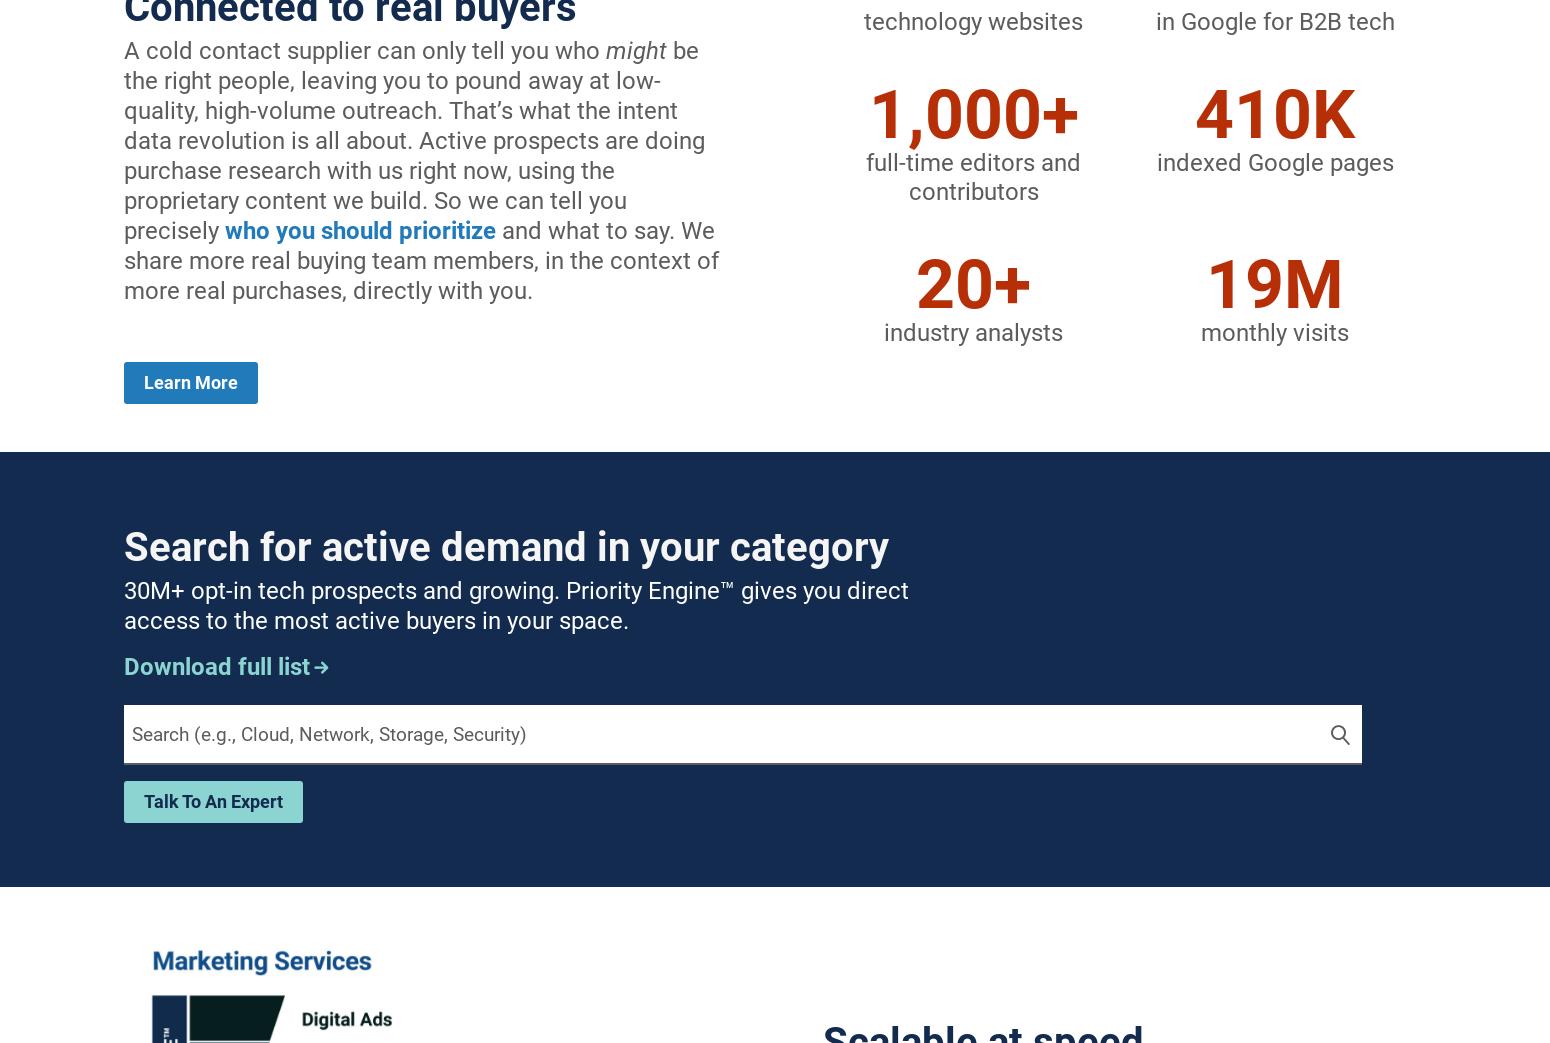 Image resolution: width=1550 pixels, height=1043 pixels. What do you see at coordinates (212, 800) in the screenshot?
I see `'talk to an expert'` at bounding box center [212, 800].